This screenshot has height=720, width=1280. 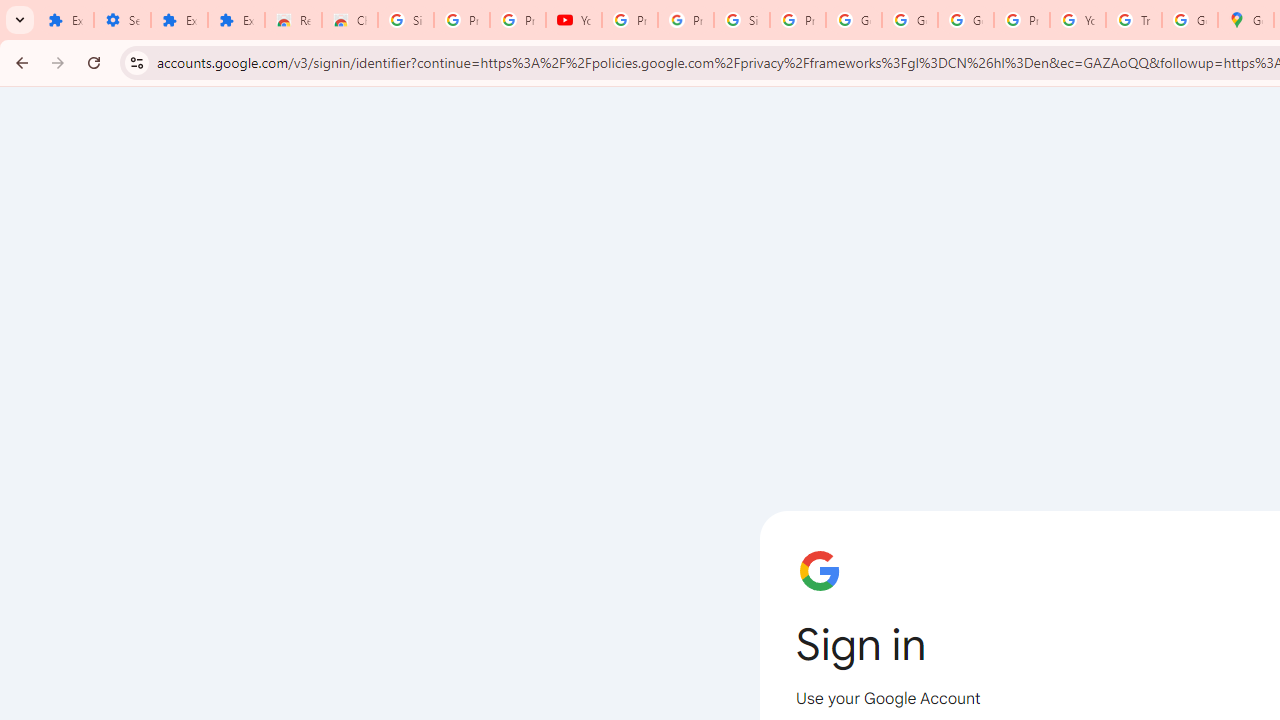 What do you see at coordinates (909, 20) in the screenshot?
I see `'Google Account'` at bounding box center [909, 20].